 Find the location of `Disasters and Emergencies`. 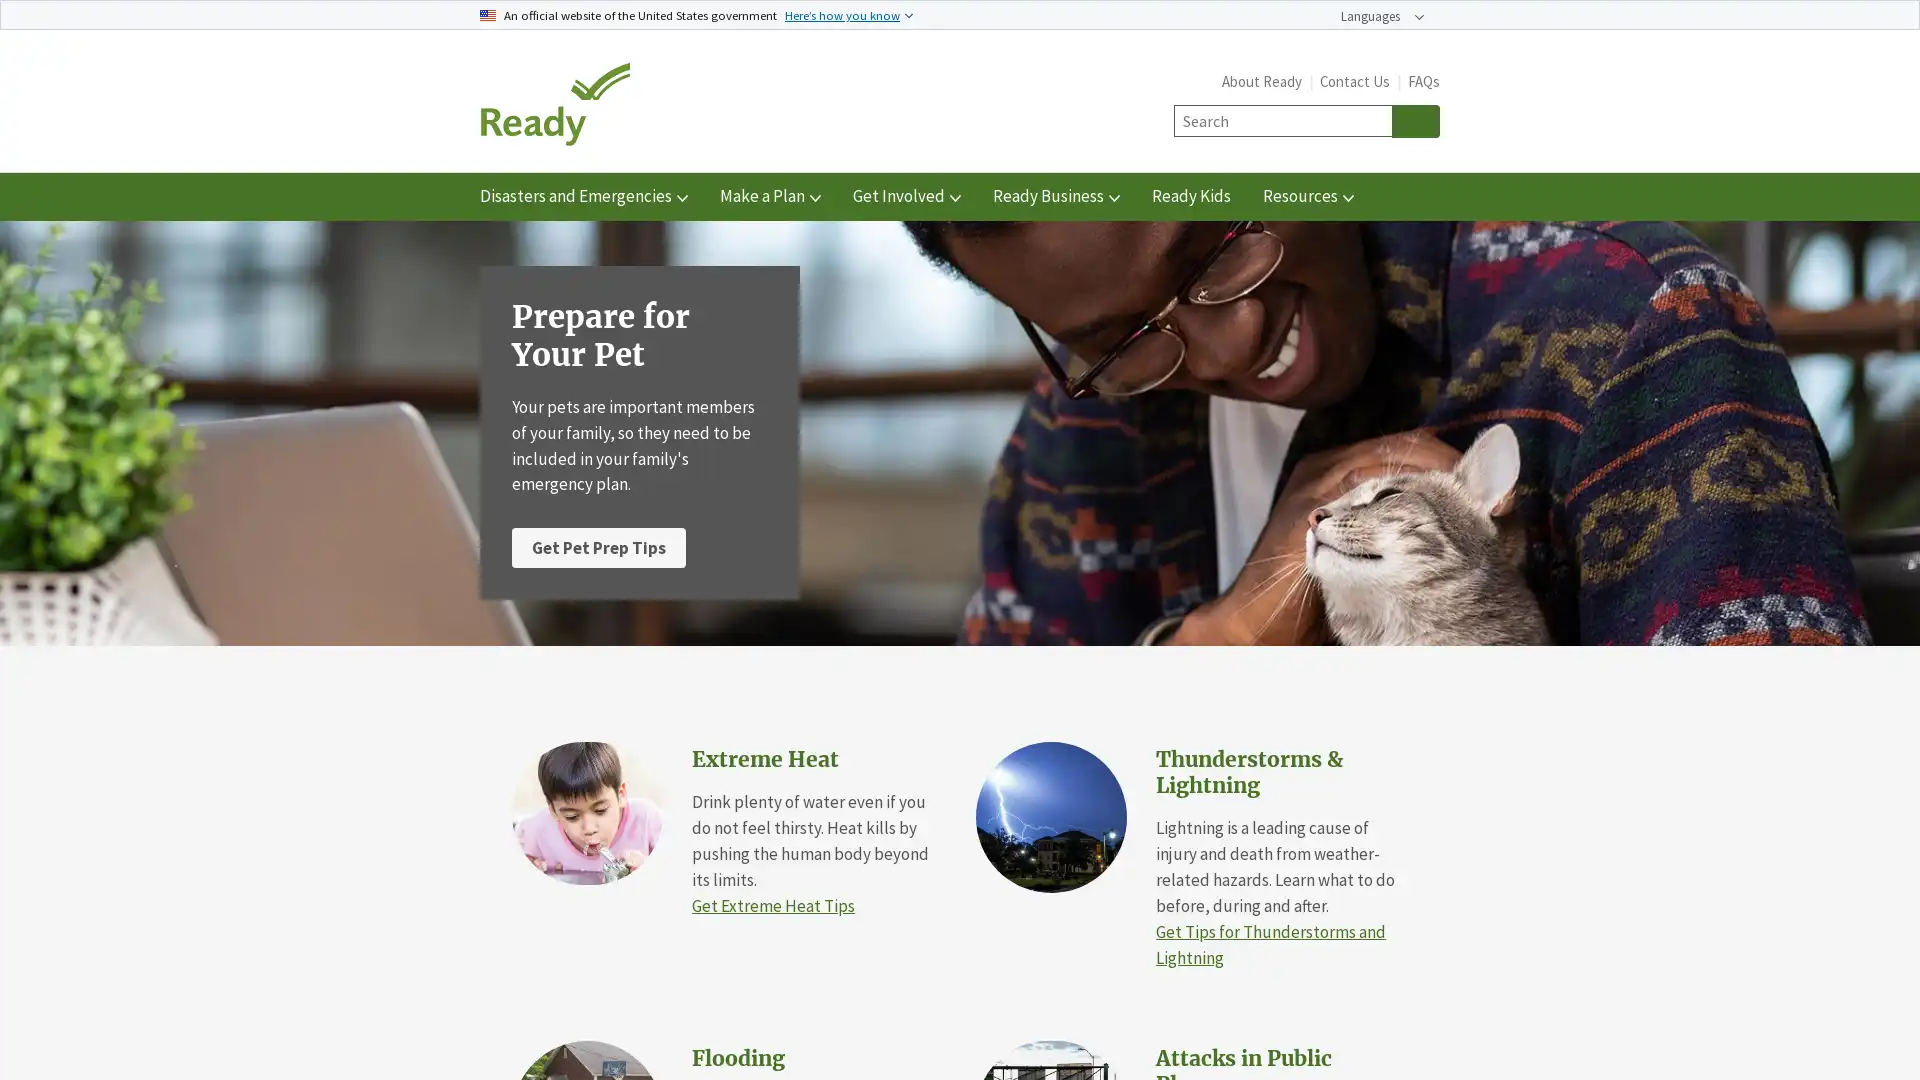

Disasters and Emergencies is located at coordinates (583, 196).